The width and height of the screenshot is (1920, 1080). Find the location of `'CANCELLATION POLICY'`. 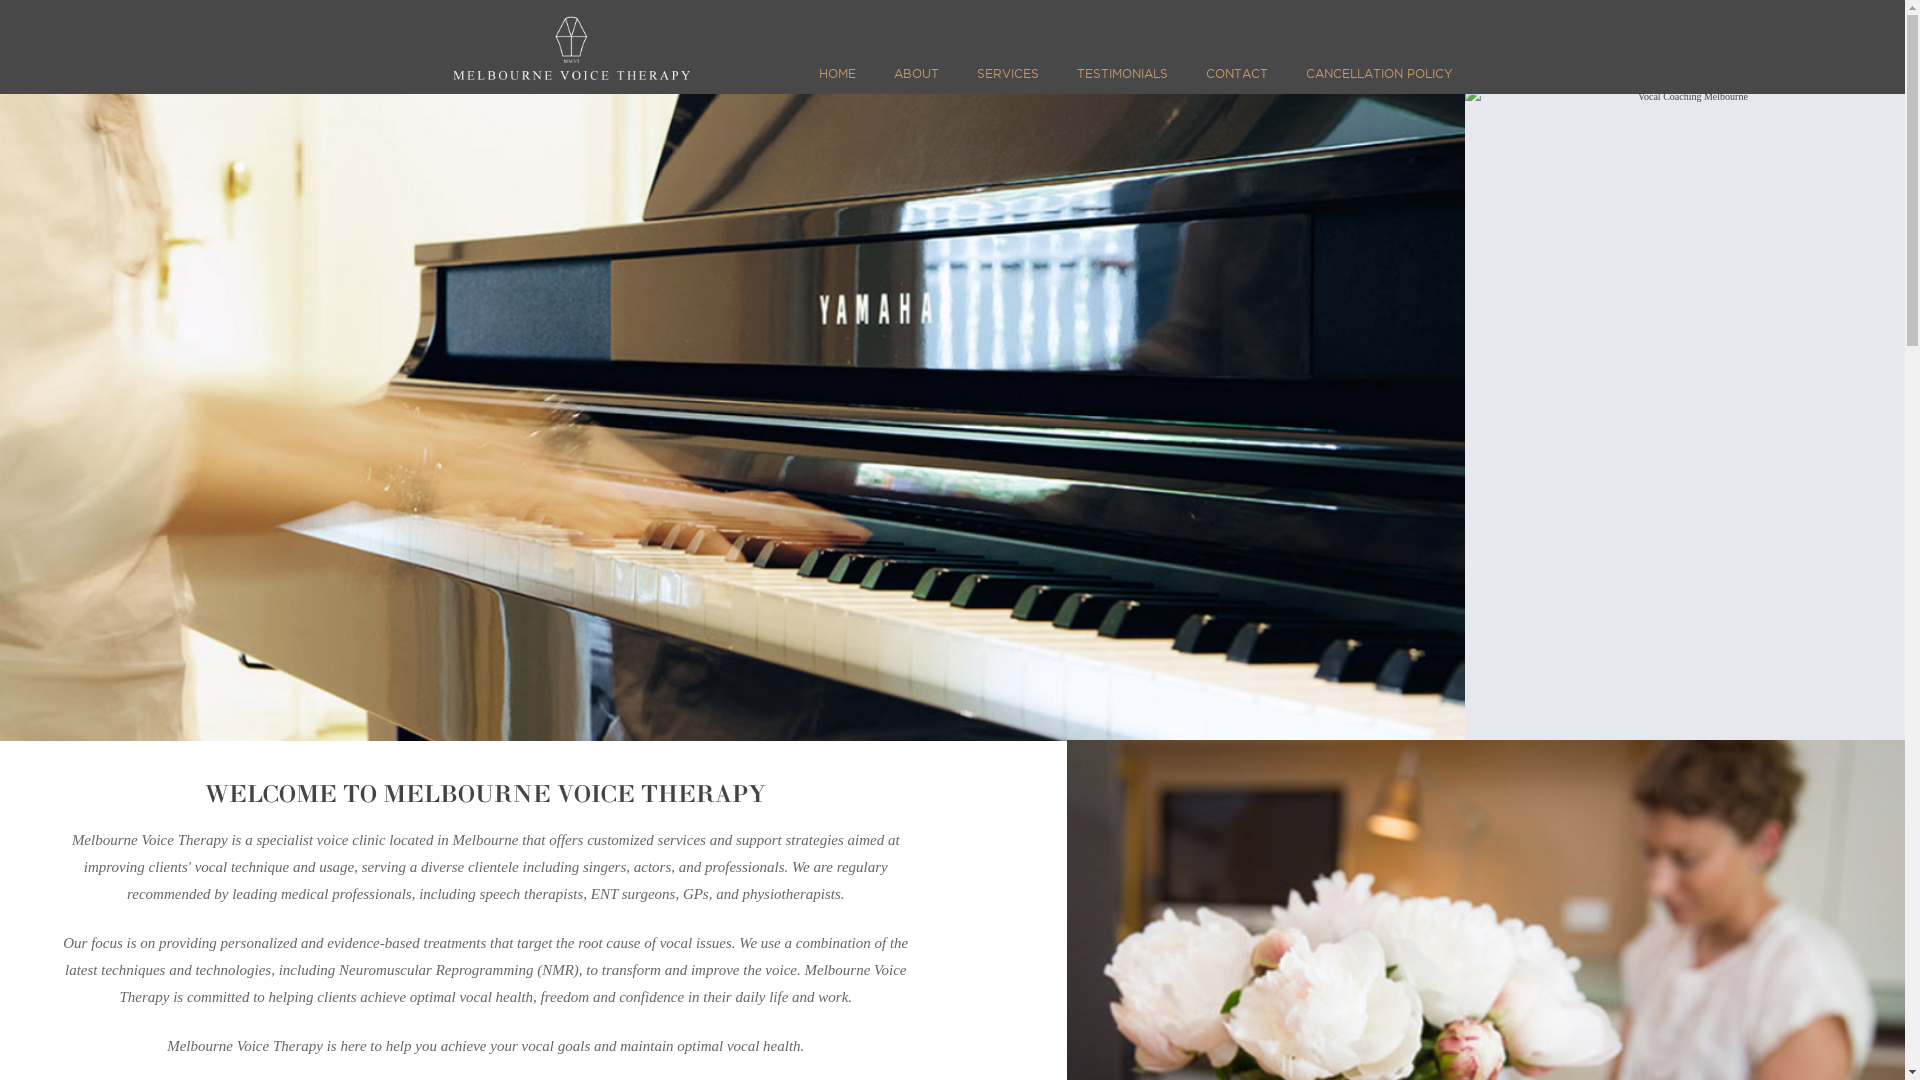

'CANCELLATION POLICY' is located at coordinates (1373, 80).